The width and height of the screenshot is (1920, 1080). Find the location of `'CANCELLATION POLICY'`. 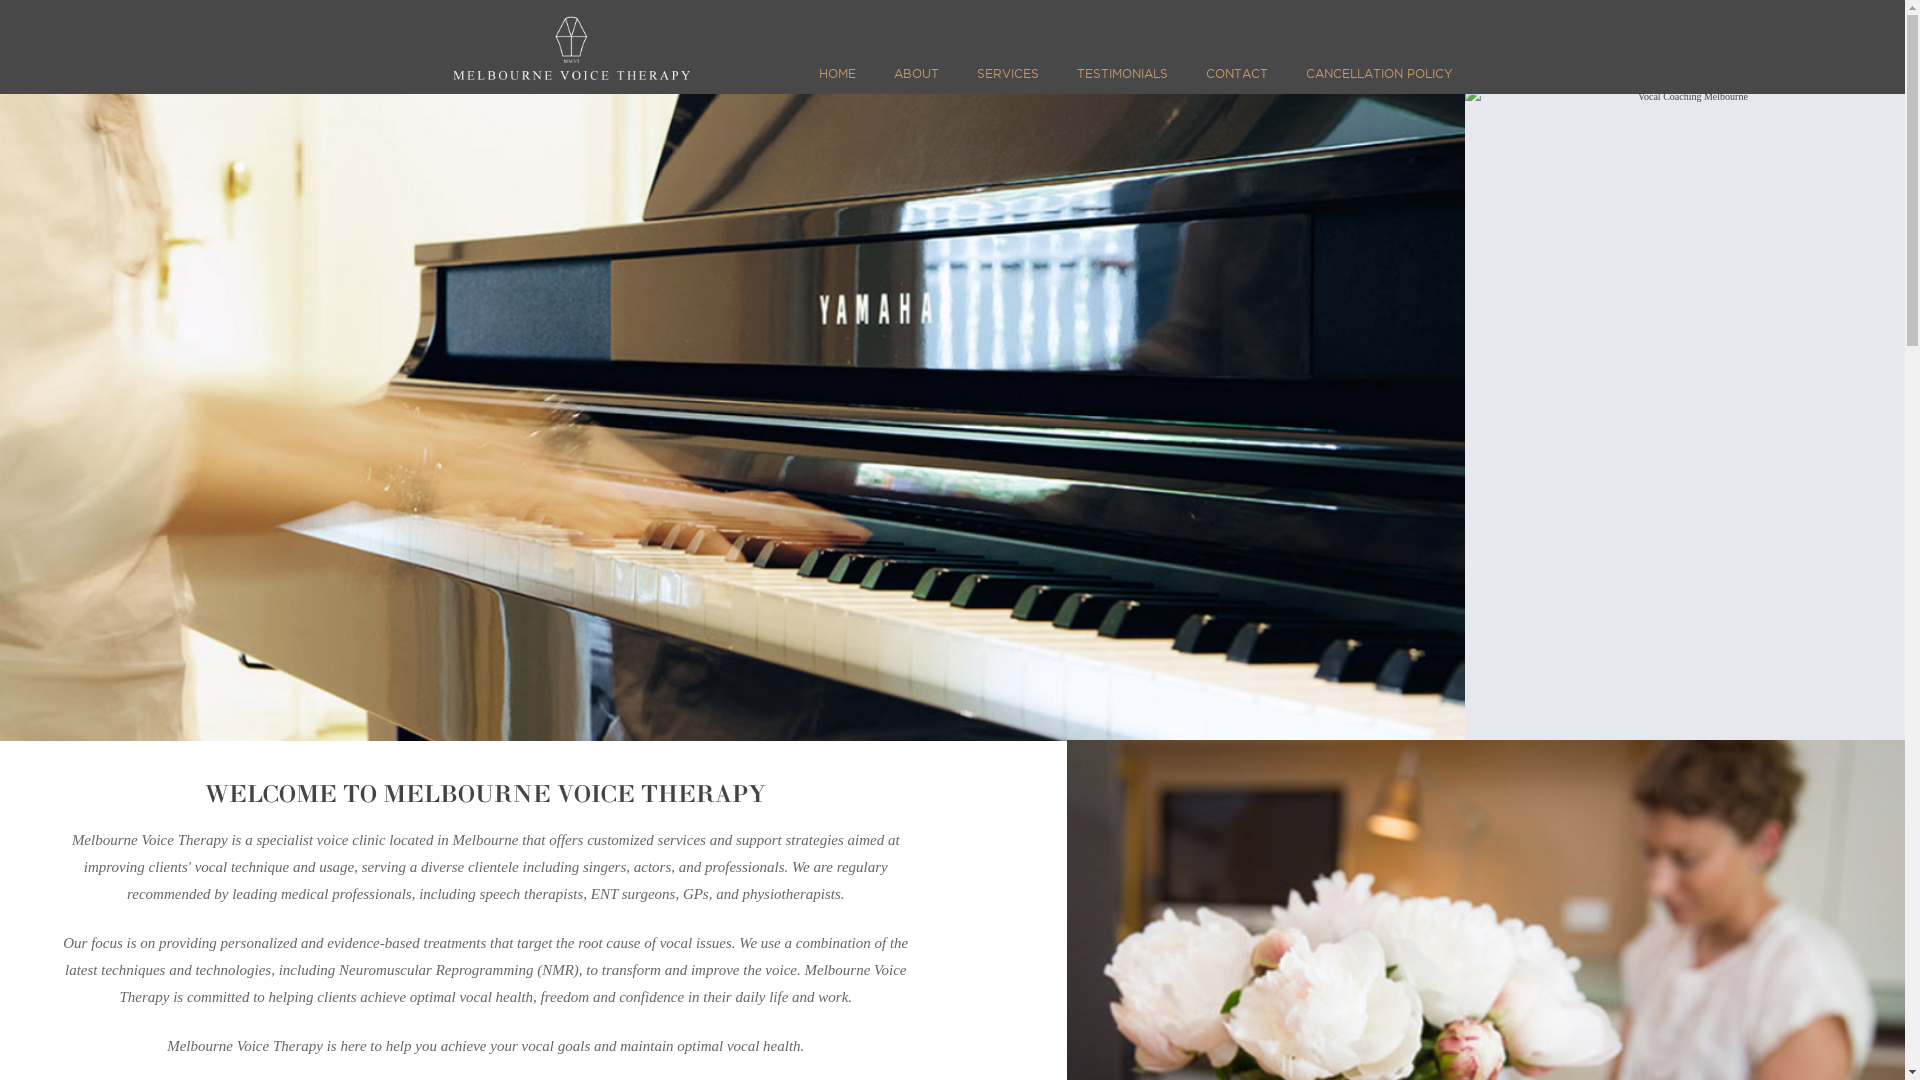

'CANCELLATION POLICY' is located at coordinates (1373, 80).